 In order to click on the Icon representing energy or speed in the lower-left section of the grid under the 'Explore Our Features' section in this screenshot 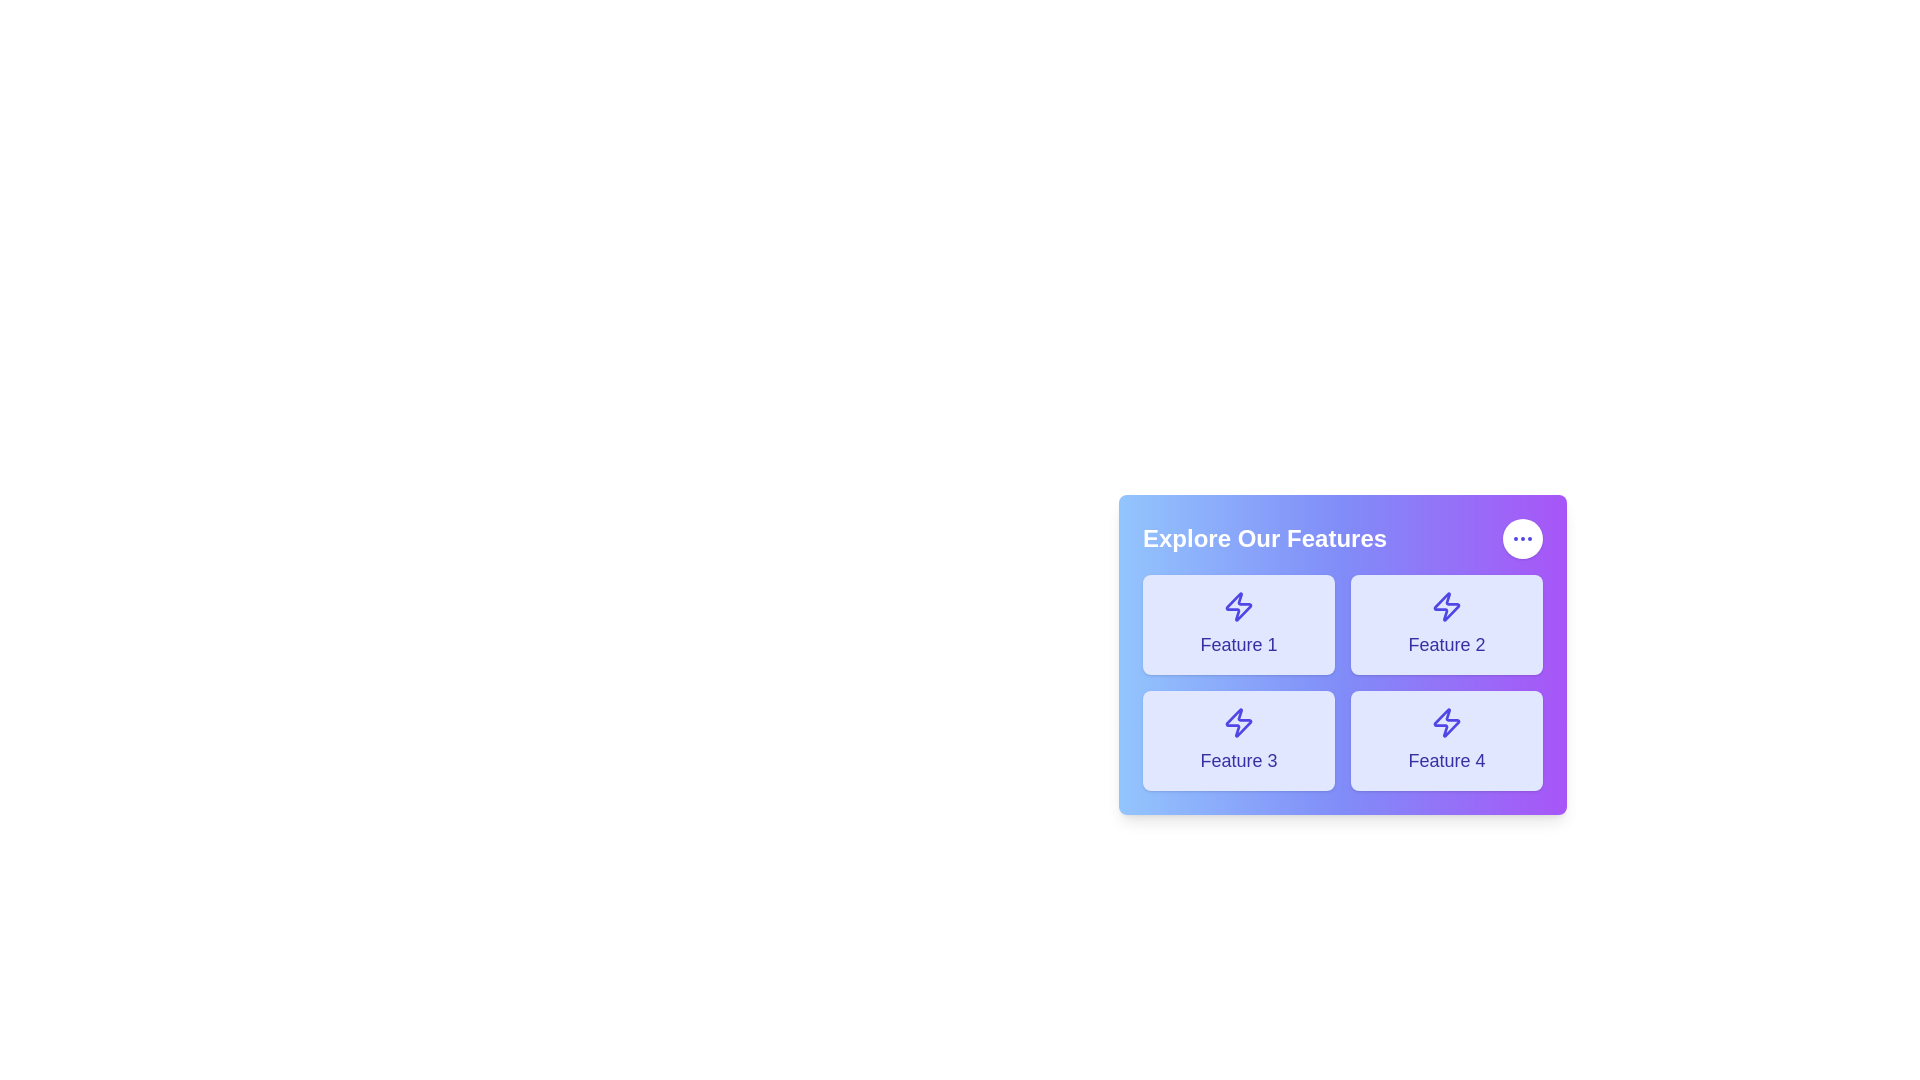, I will do `click(1237, 722)`.